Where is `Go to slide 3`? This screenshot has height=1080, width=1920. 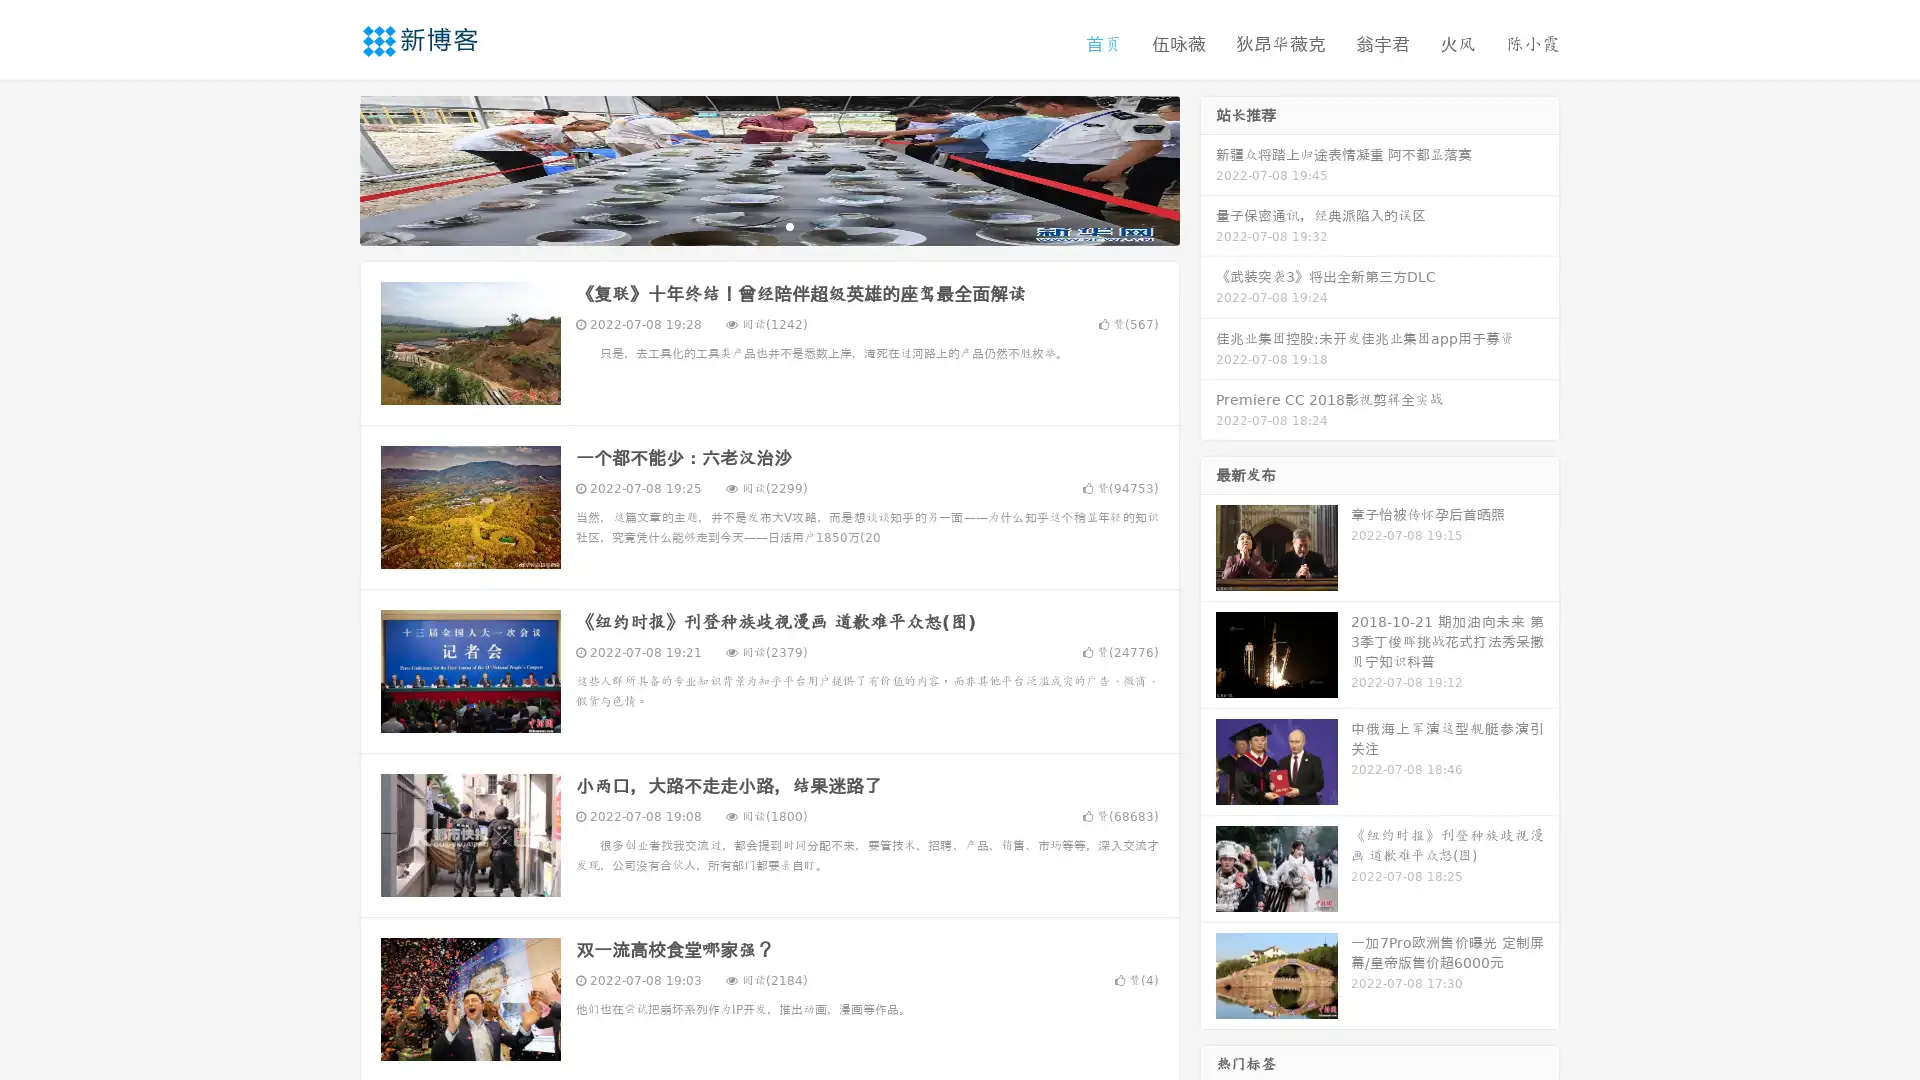 Go to slide 3 is located at coordinates (789, 225).